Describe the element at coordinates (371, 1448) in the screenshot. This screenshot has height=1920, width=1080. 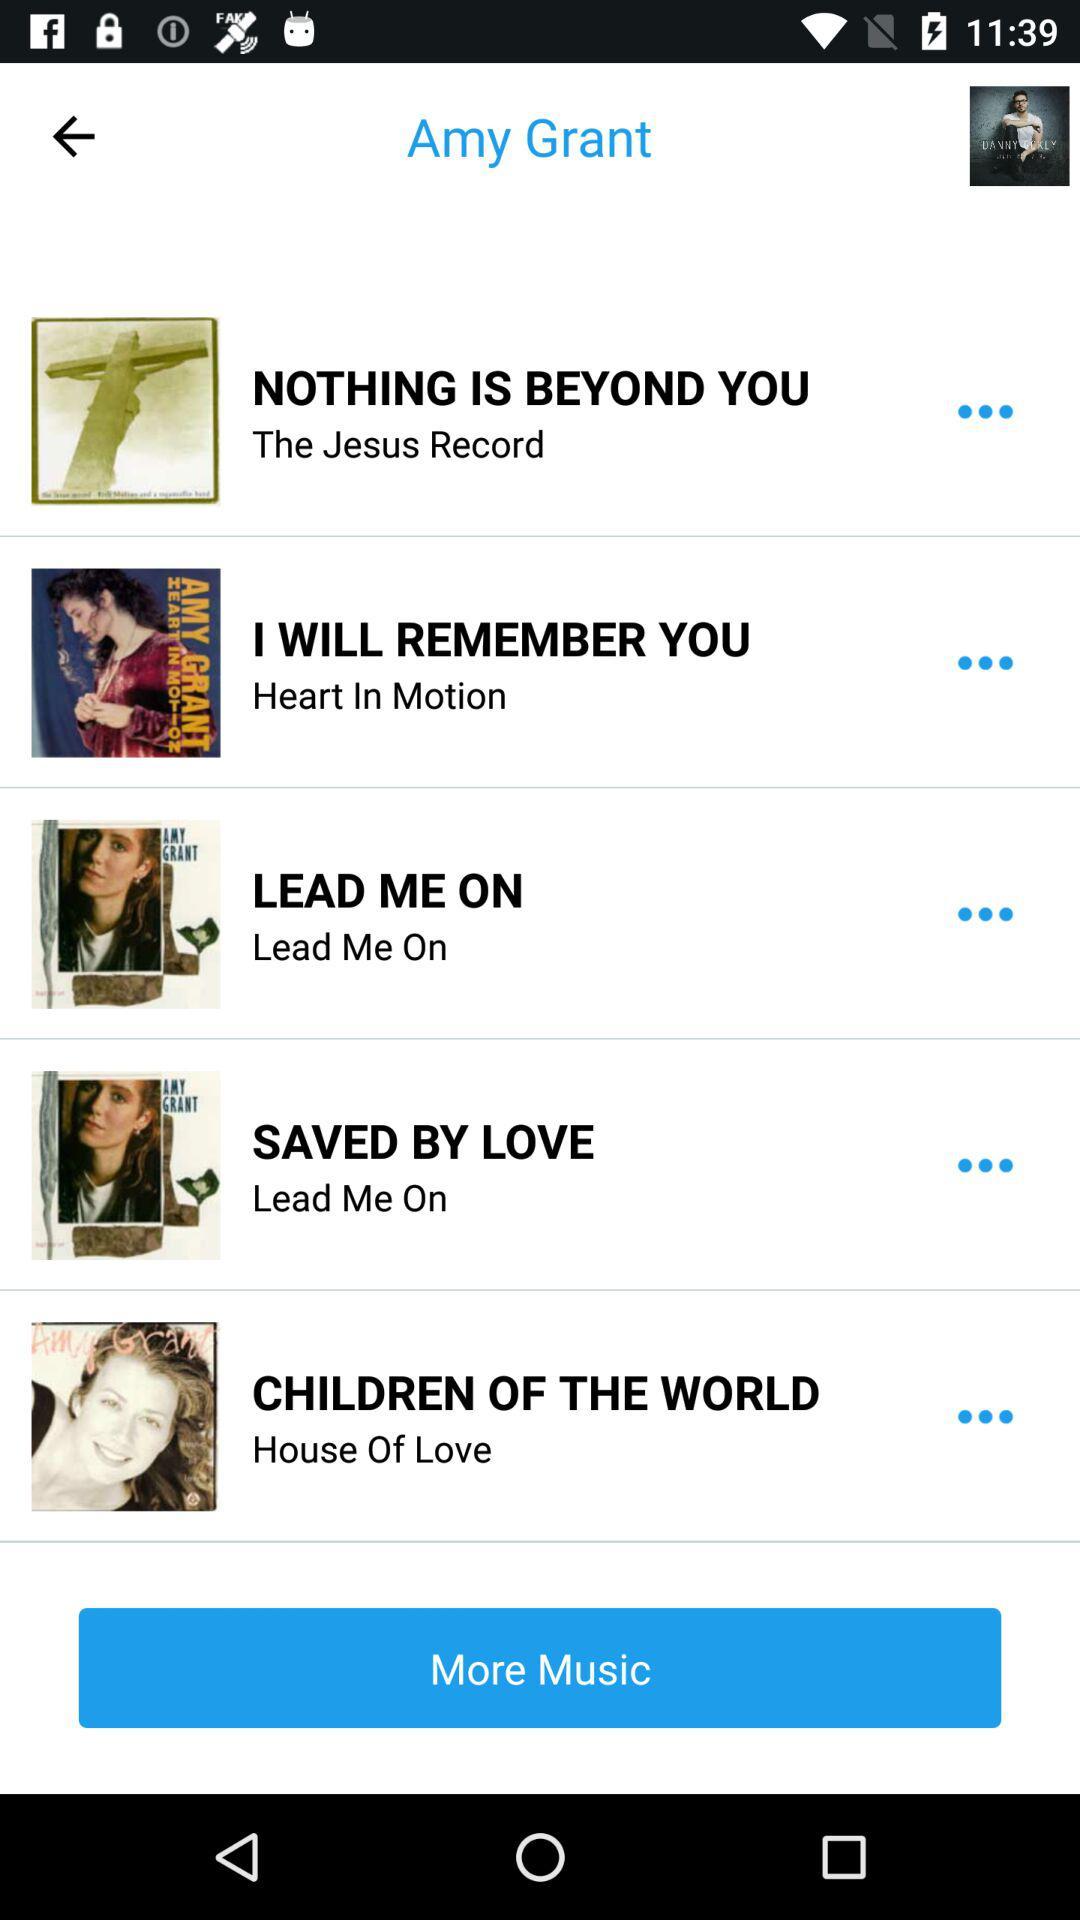
I see `the house of love` at that location.